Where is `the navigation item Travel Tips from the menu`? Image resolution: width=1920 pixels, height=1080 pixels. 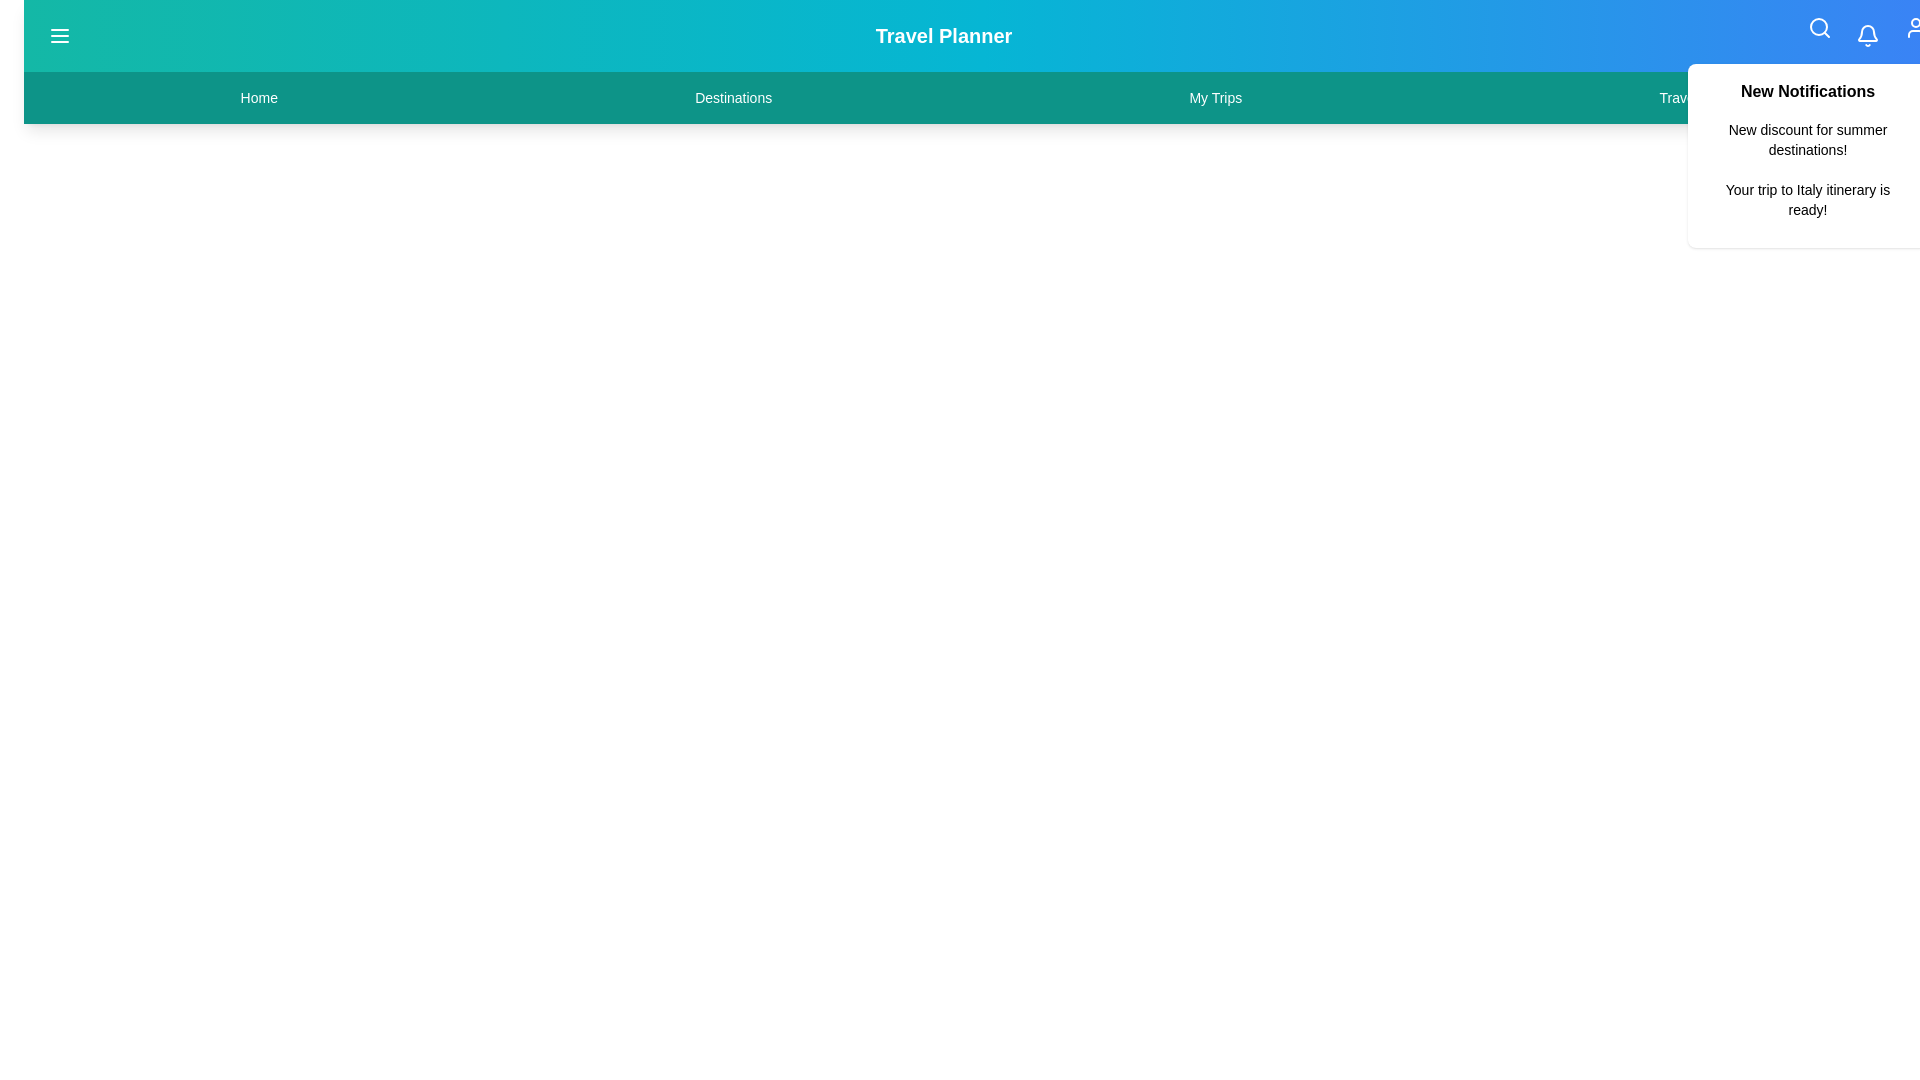 the navigation item Travel Tips from the menu is located at coordinates (1692, 97).